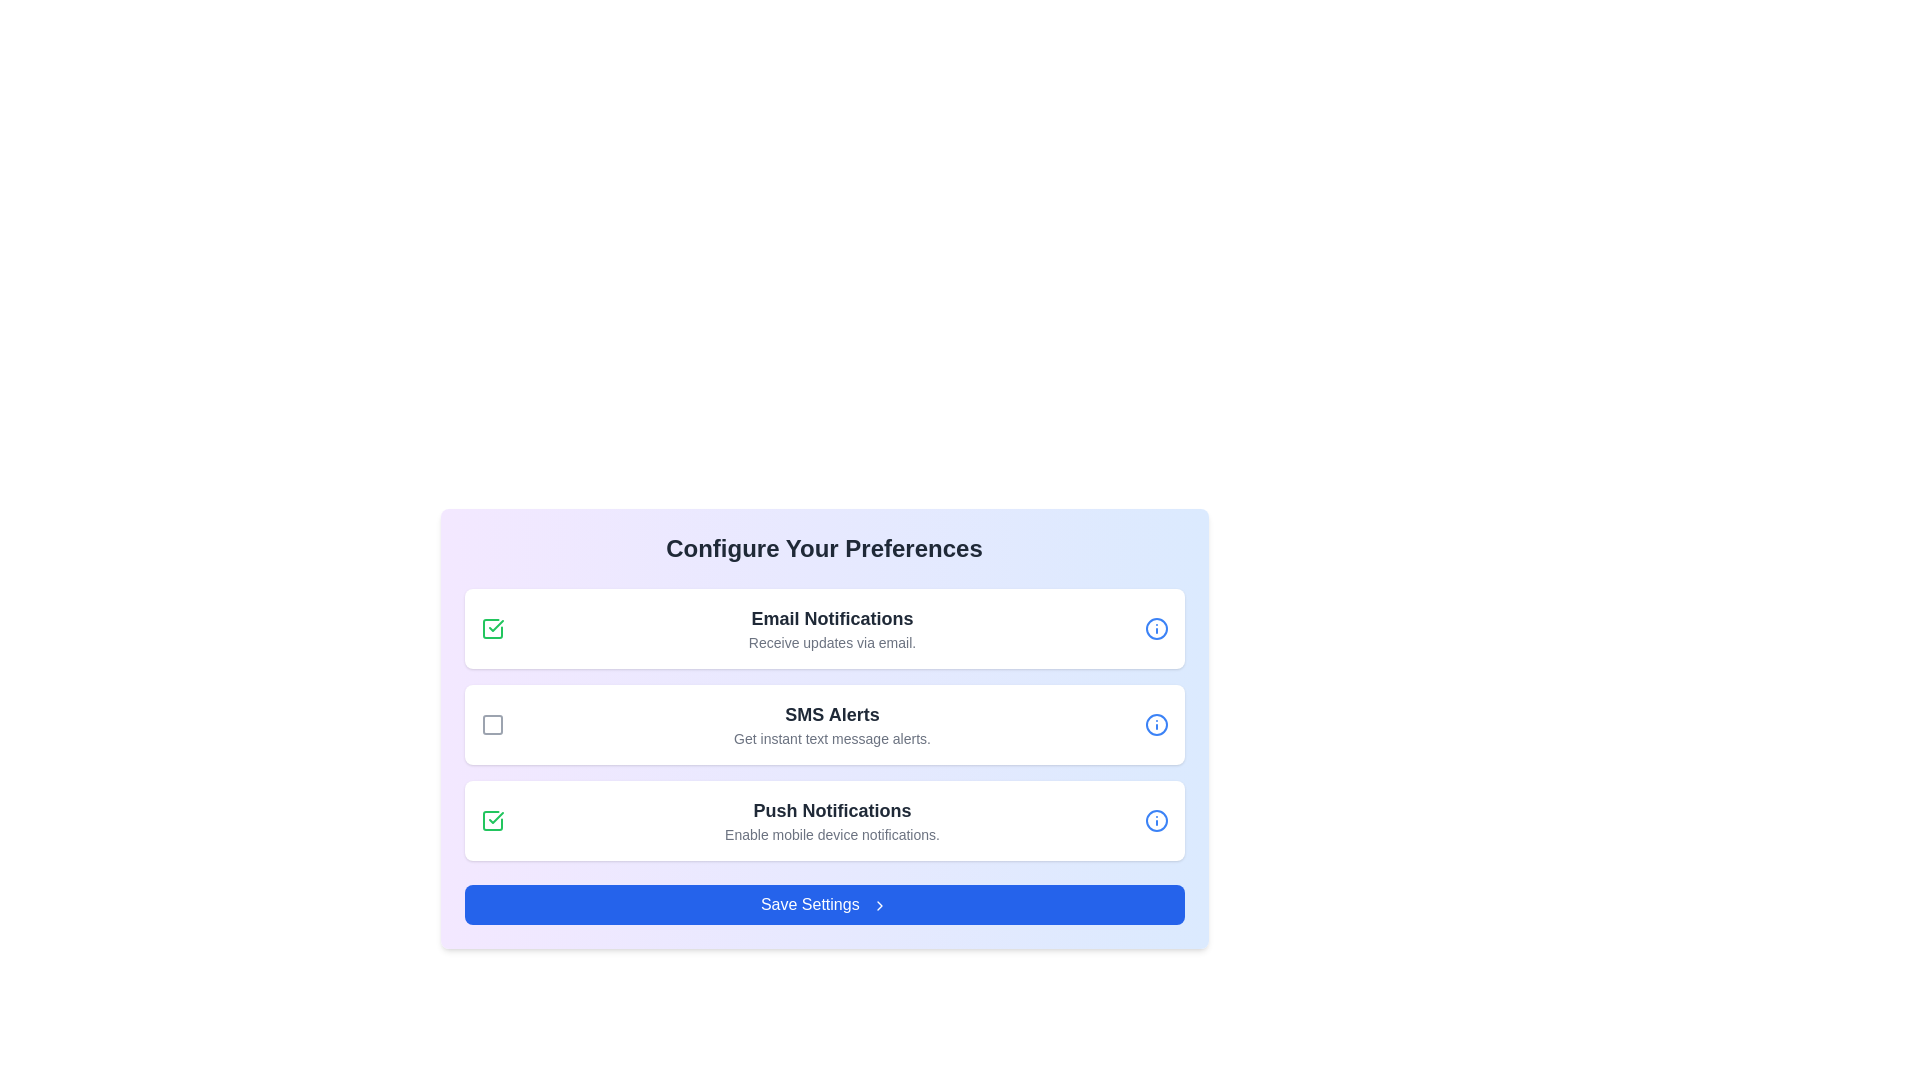 The width and height of the screenshot is (1920, 1080). I want to click on the inactive checkbox located to the left of the 'SMS Alerts' text, so click(492, 725).